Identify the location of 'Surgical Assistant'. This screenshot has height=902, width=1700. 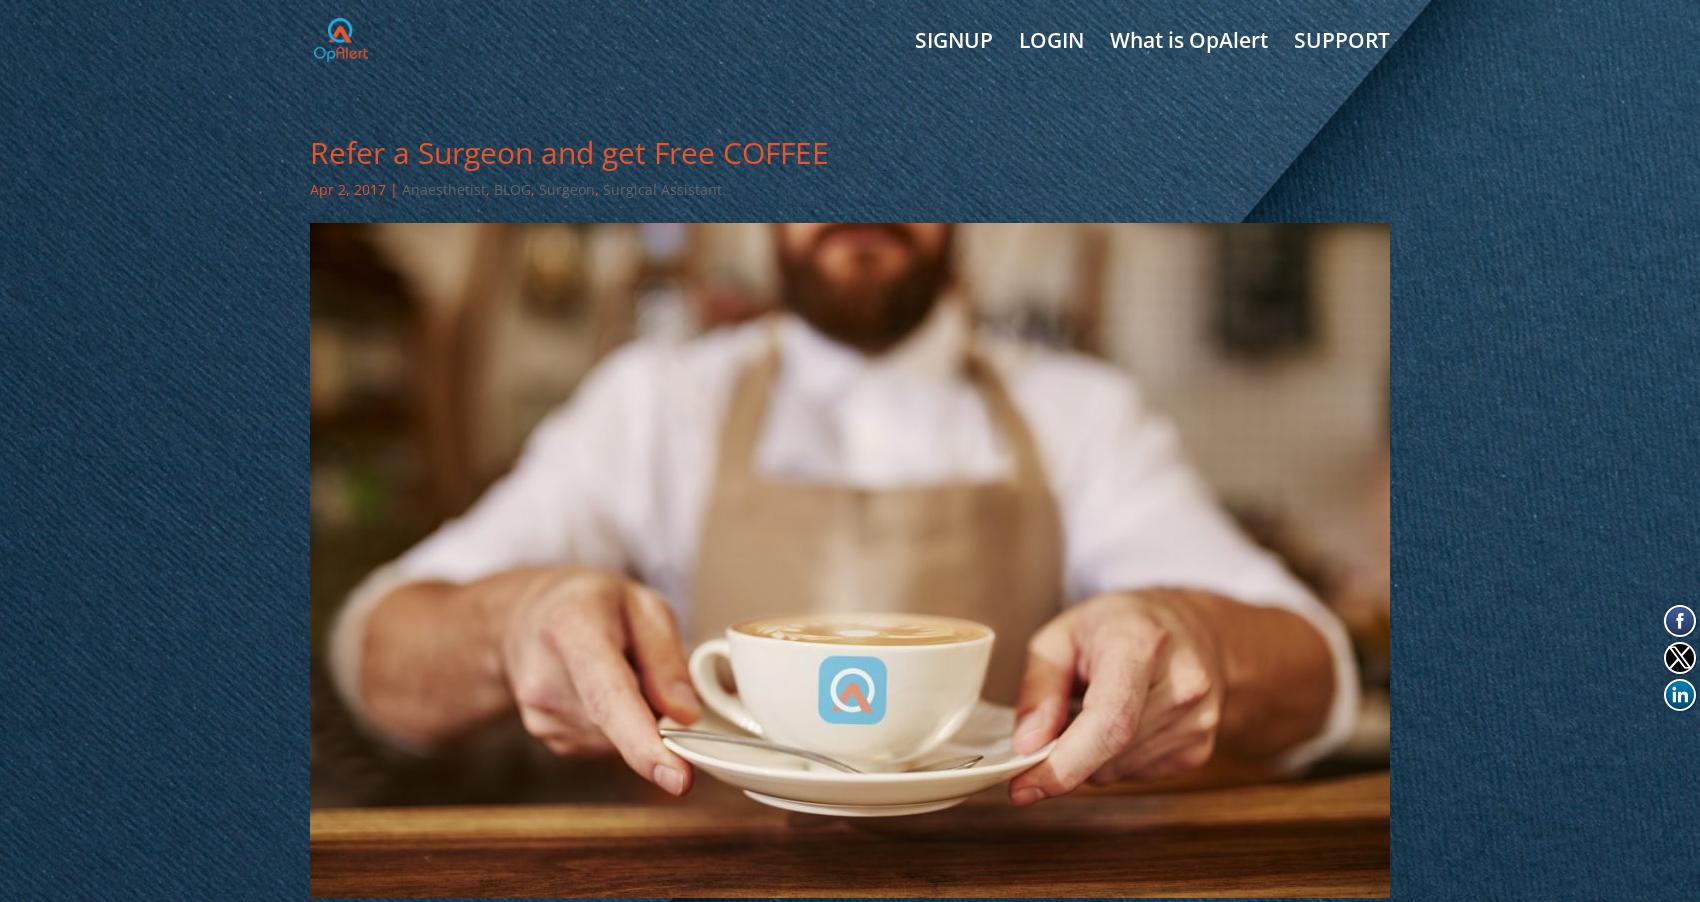
(601, 188).